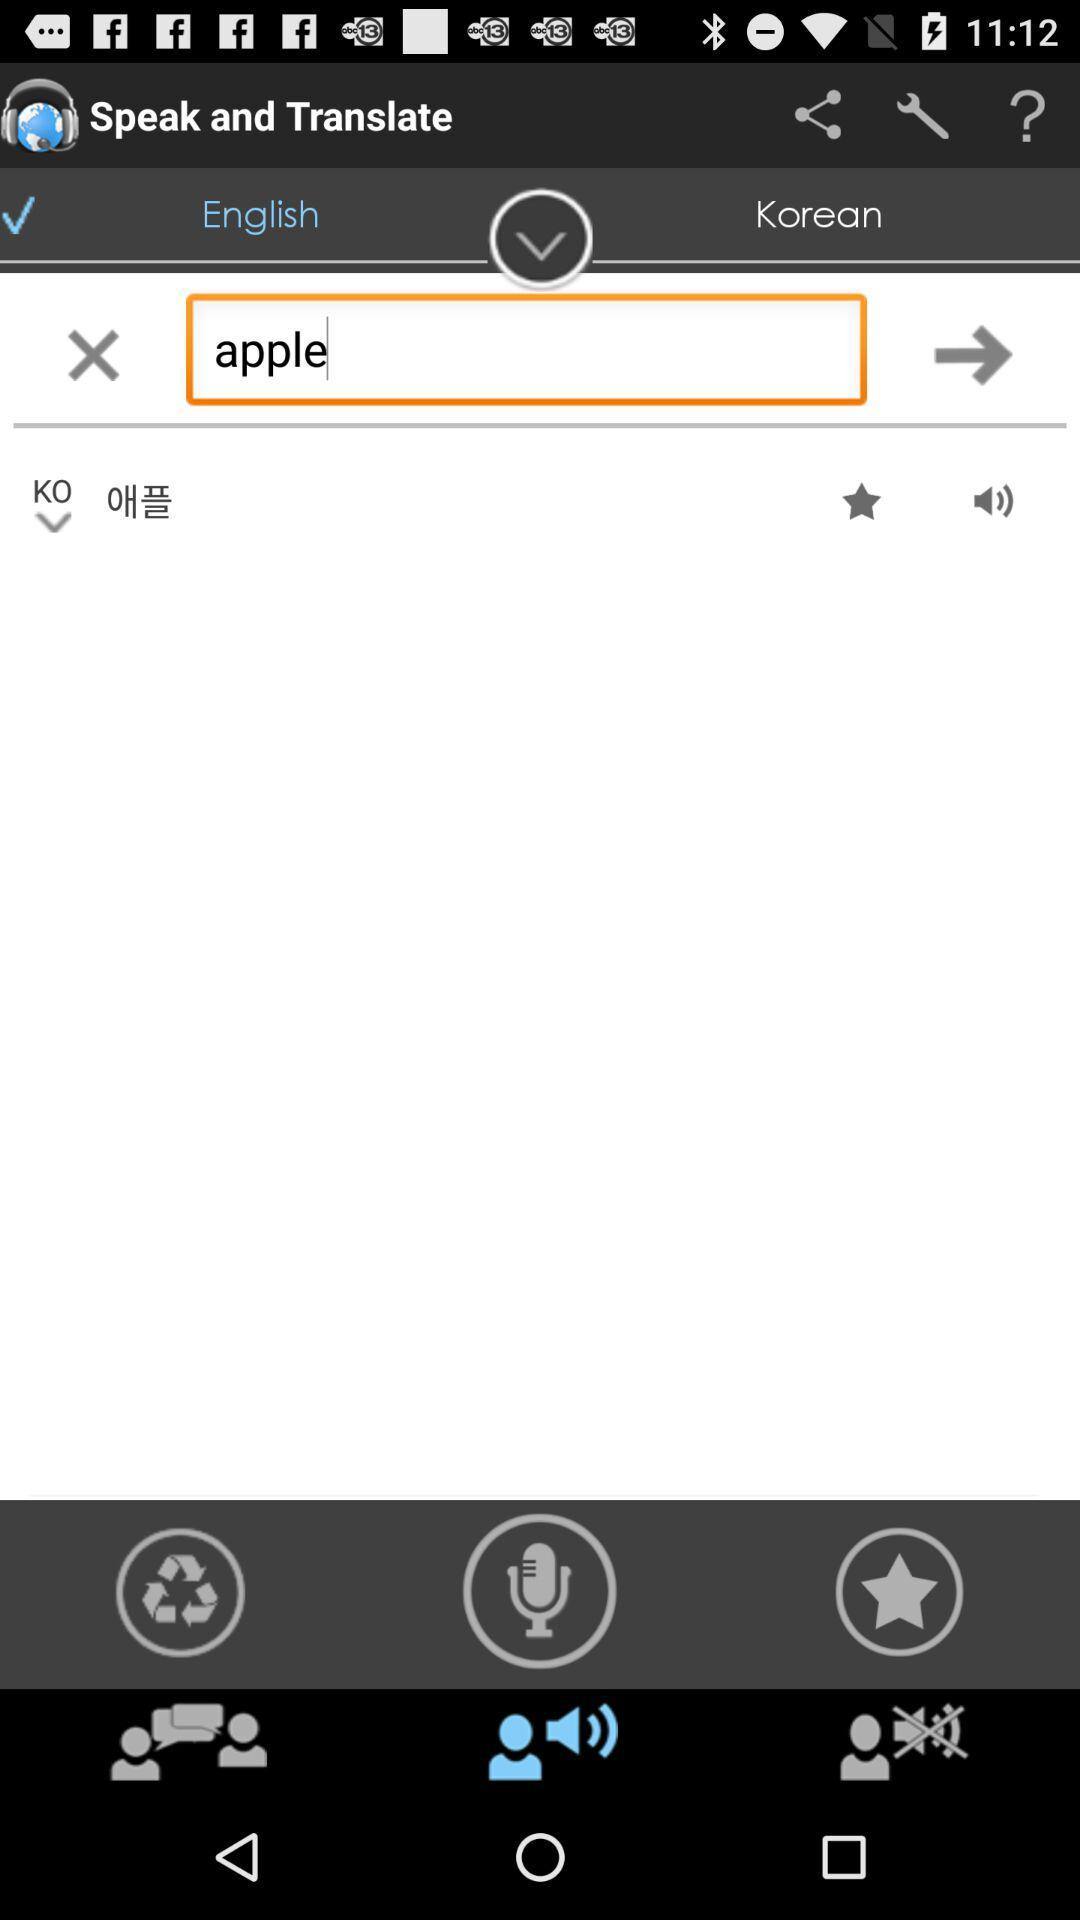  What do you see at coordinates (972, 354) in the screenshot?
I see `next step` at bounding box center [972, 354].